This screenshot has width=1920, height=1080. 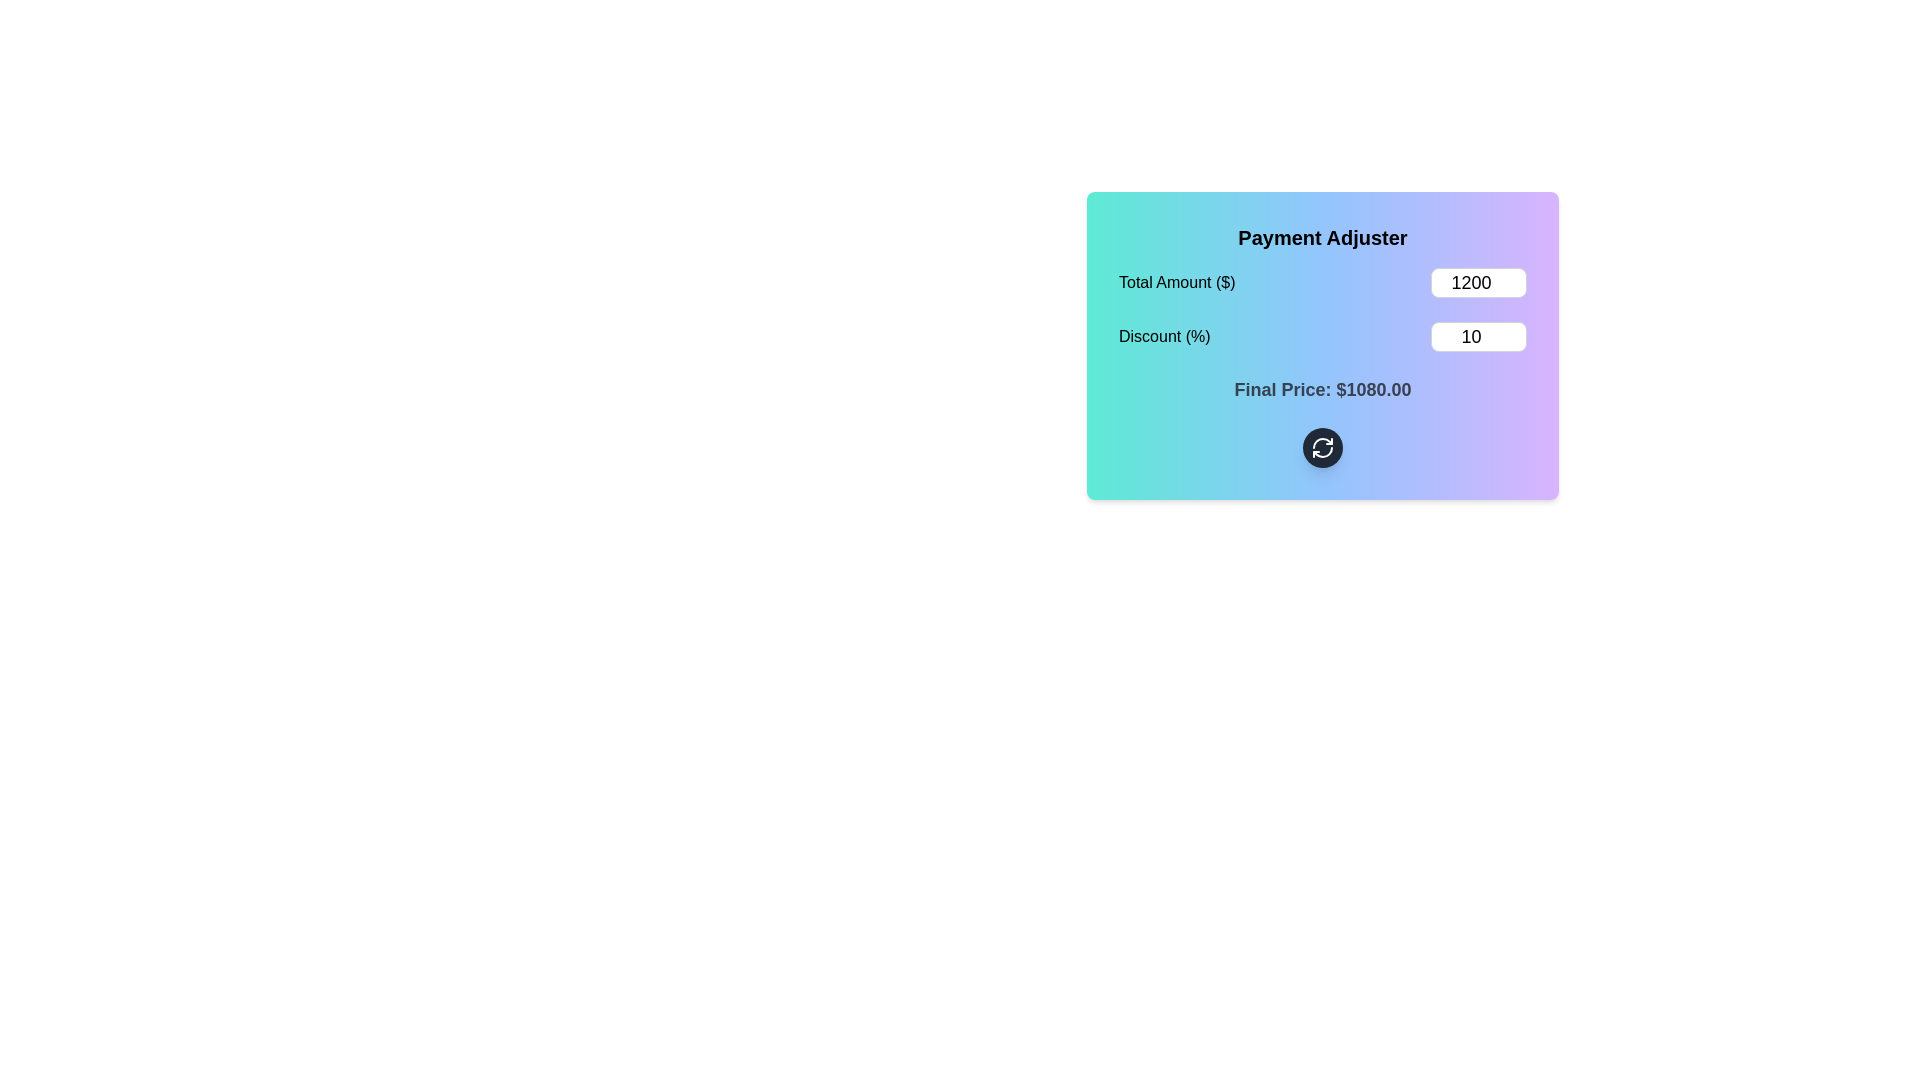 I want to click on on the final price display located within the 'Payment Adjuster' Form section, which is centrally positioned in a rounded rectangle with a gradient color transitioning from teal, so click(x=1323, y=367).